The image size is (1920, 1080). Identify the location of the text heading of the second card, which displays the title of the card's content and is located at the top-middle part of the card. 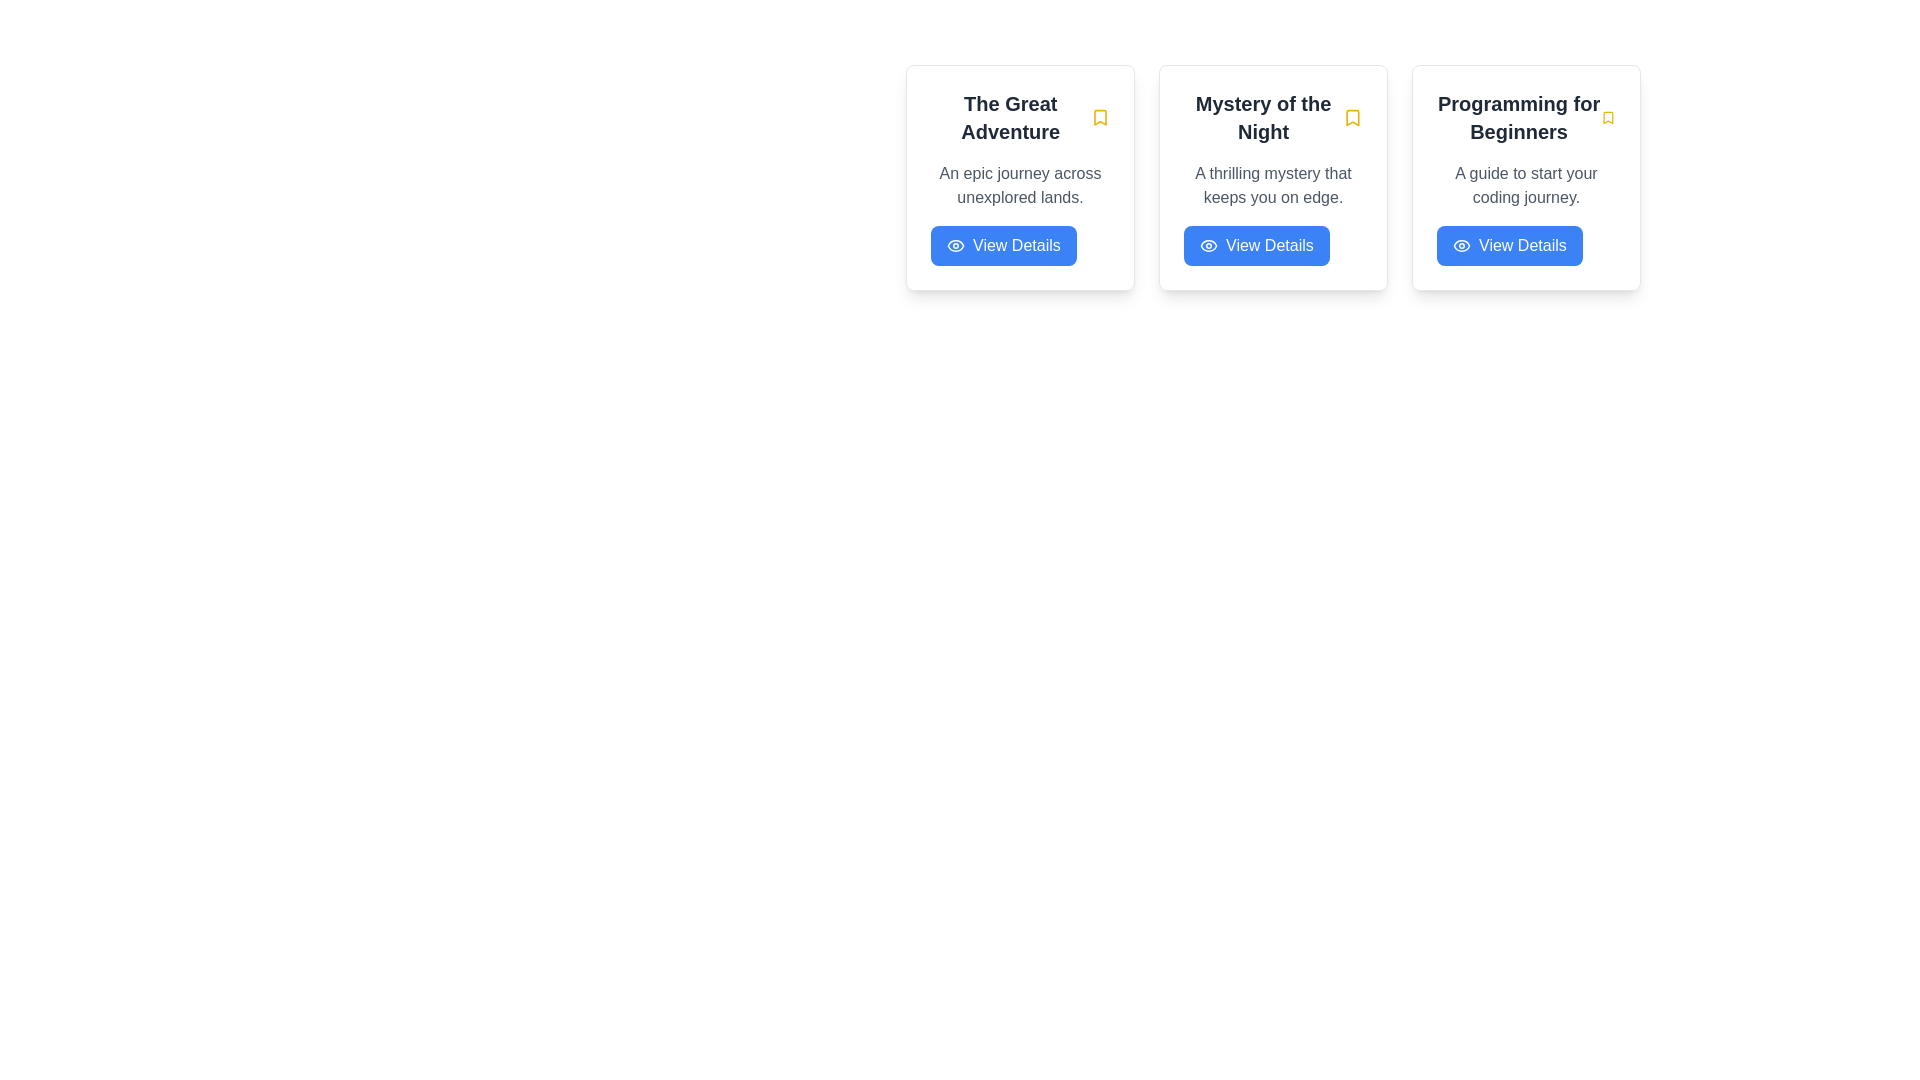
(1272, 118).